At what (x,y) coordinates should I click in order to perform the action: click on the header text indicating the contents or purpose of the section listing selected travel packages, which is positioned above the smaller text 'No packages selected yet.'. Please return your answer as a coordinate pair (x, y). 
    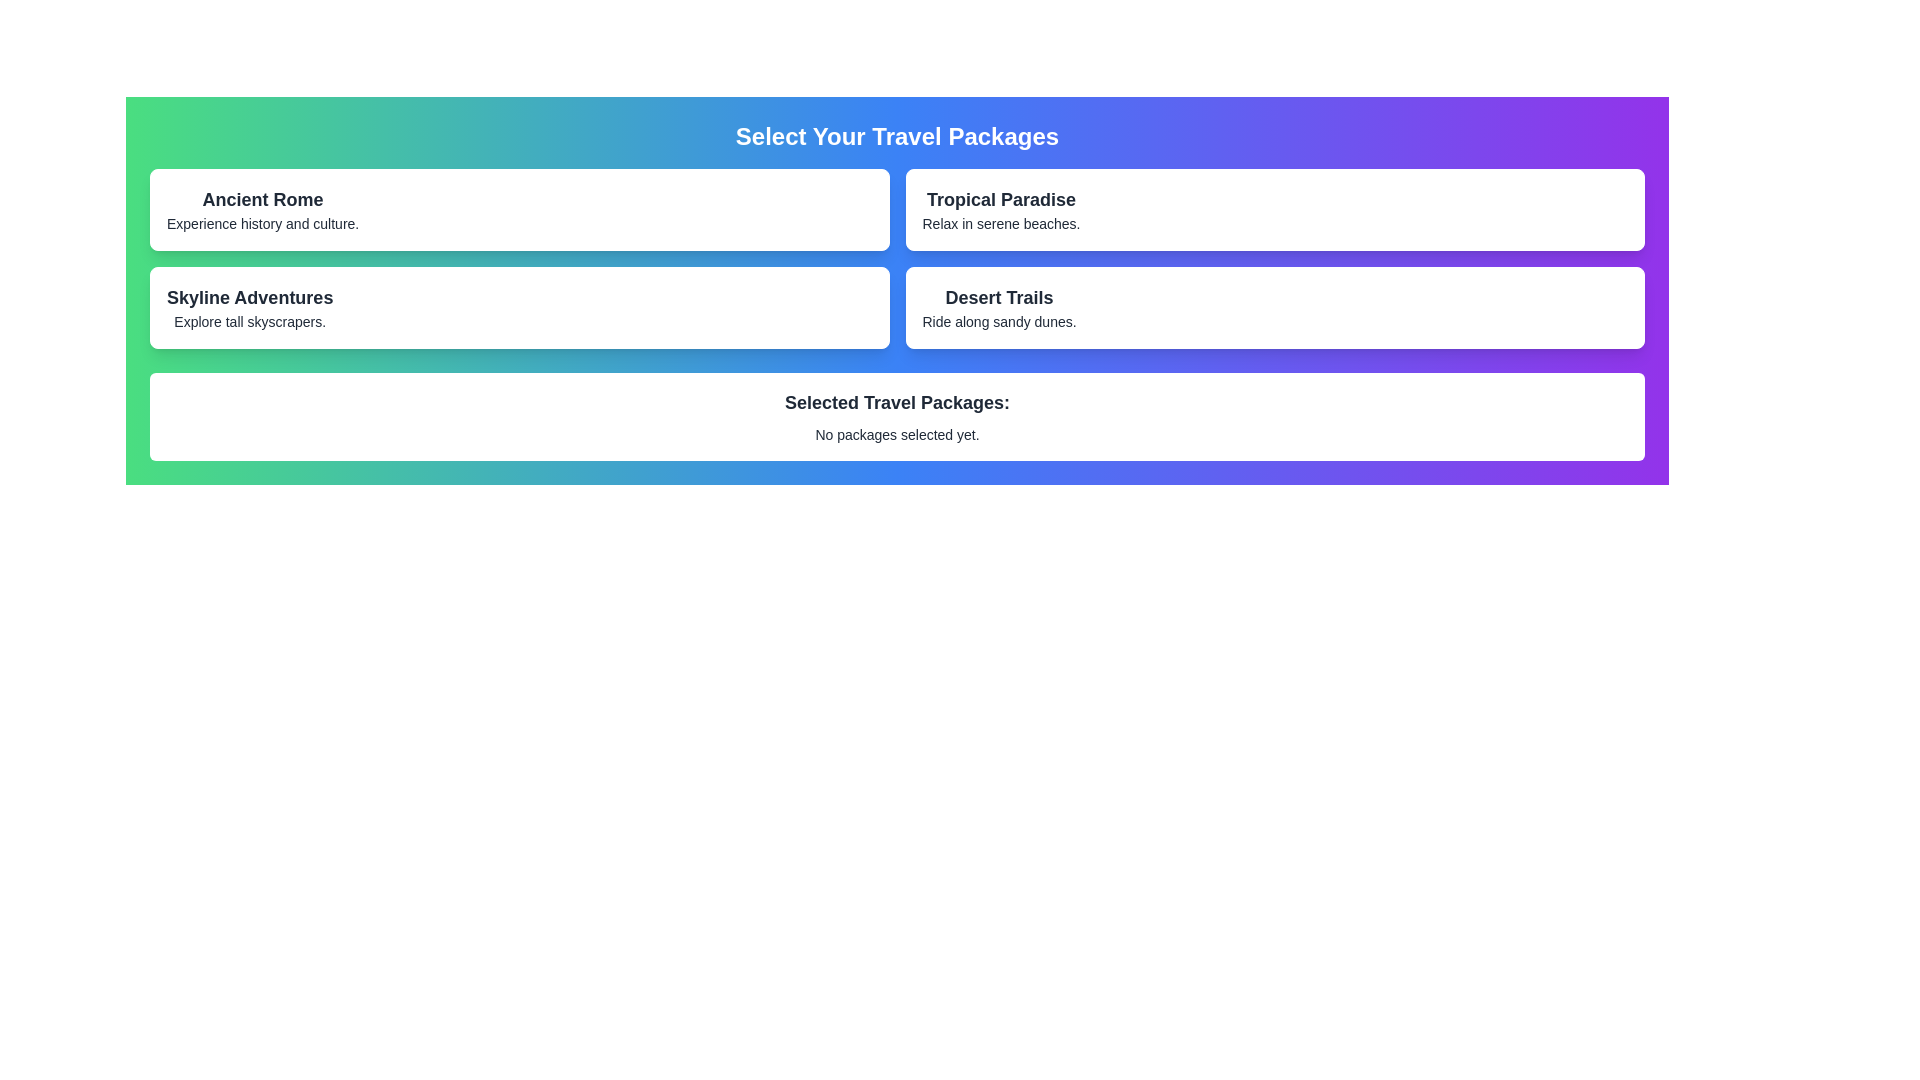
    Looking at the image, I should click on (896, 402).